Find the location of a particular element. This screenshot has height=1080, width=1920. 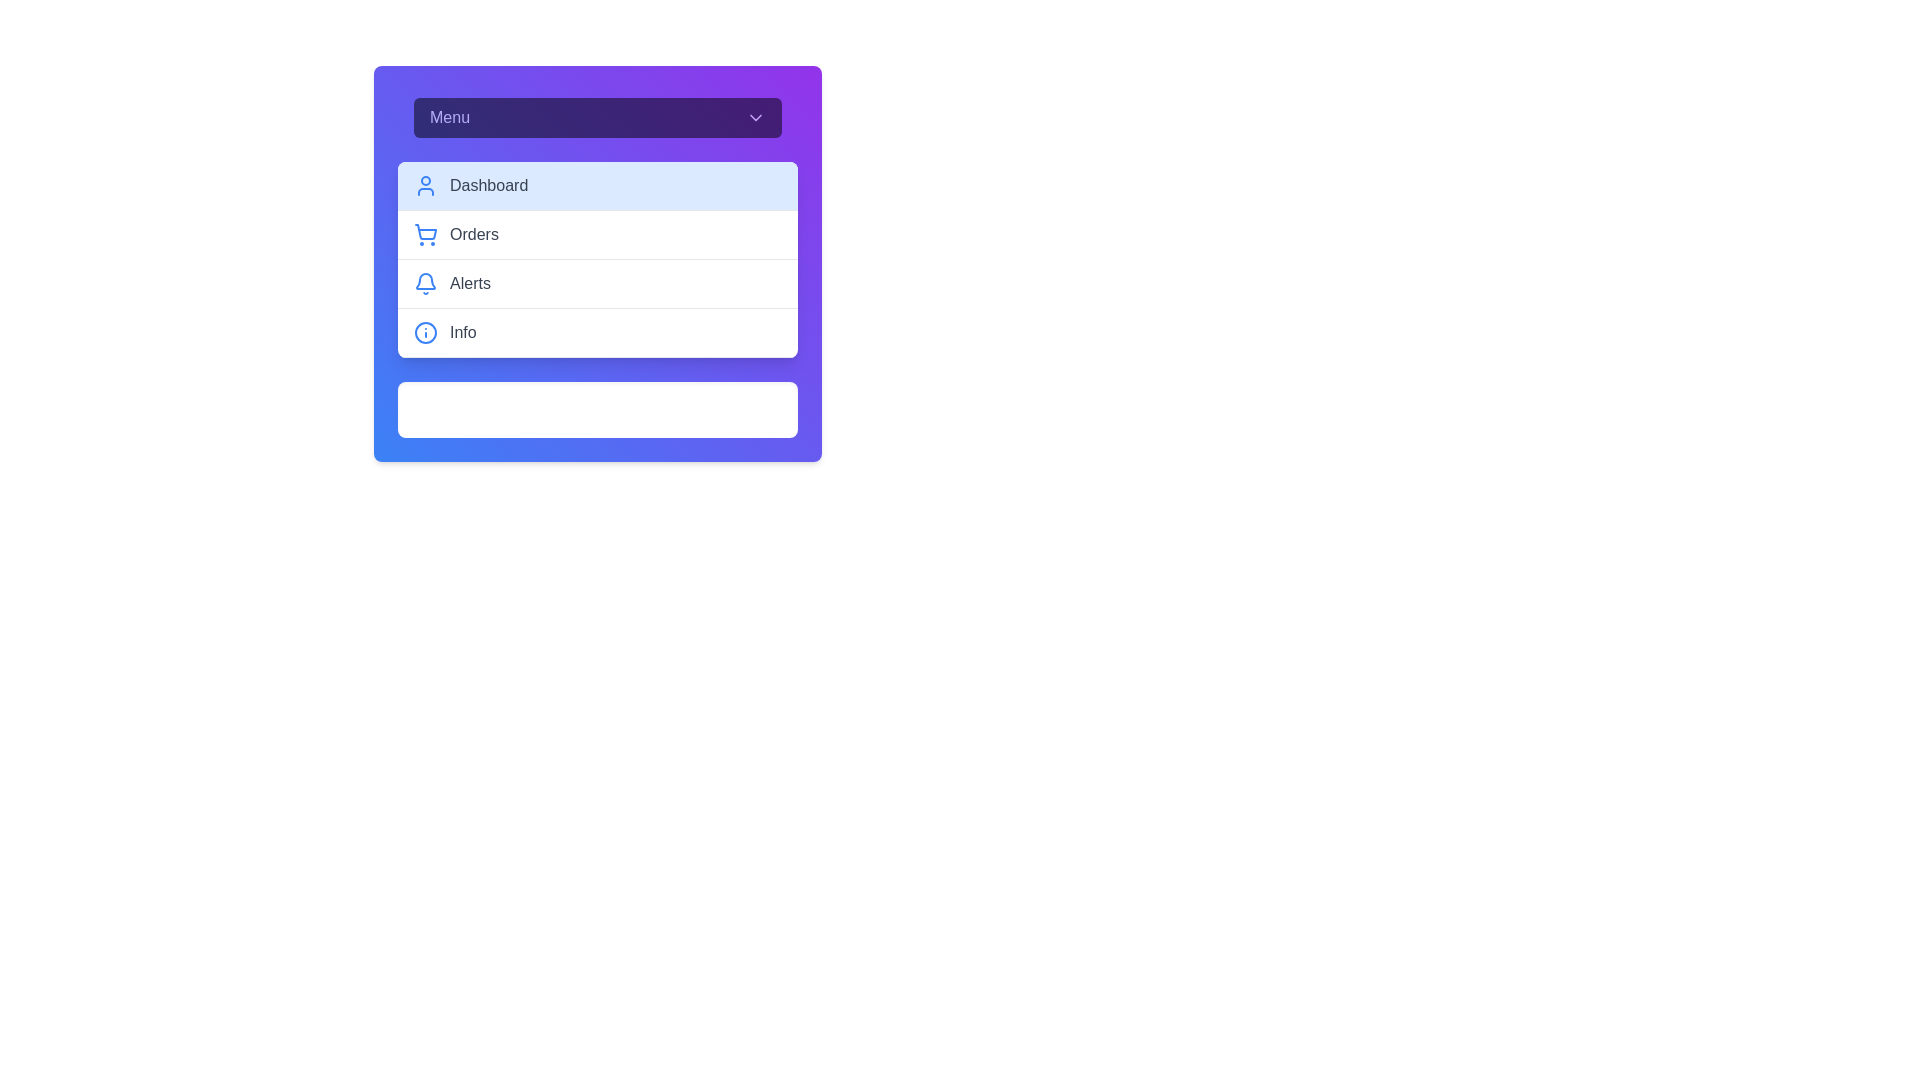

text label that describes the 'Dashboard' section in the menu, located next to the user icon in the first tab entry is located at coordinates (489, 185).